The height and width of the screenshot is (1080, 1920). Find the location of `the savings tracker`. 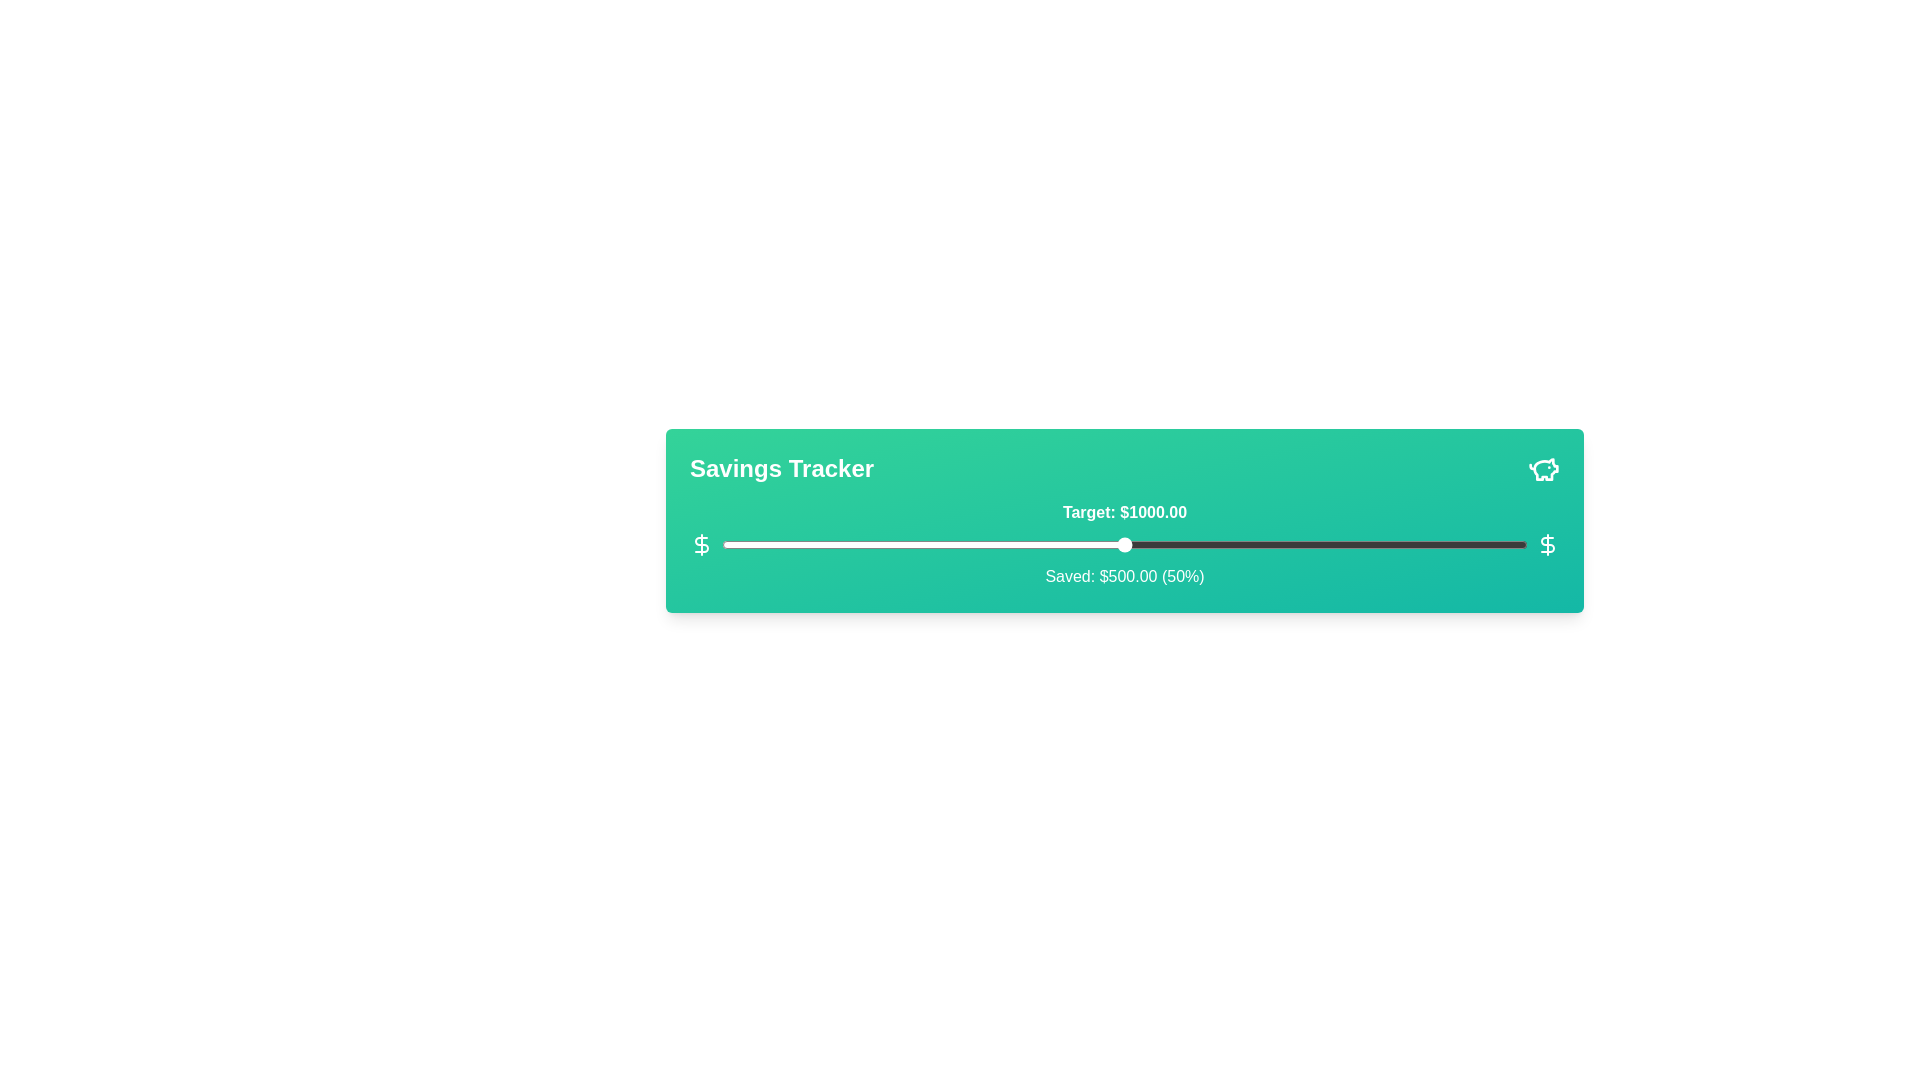

the savings tracker is located at coordinates (761, 544).